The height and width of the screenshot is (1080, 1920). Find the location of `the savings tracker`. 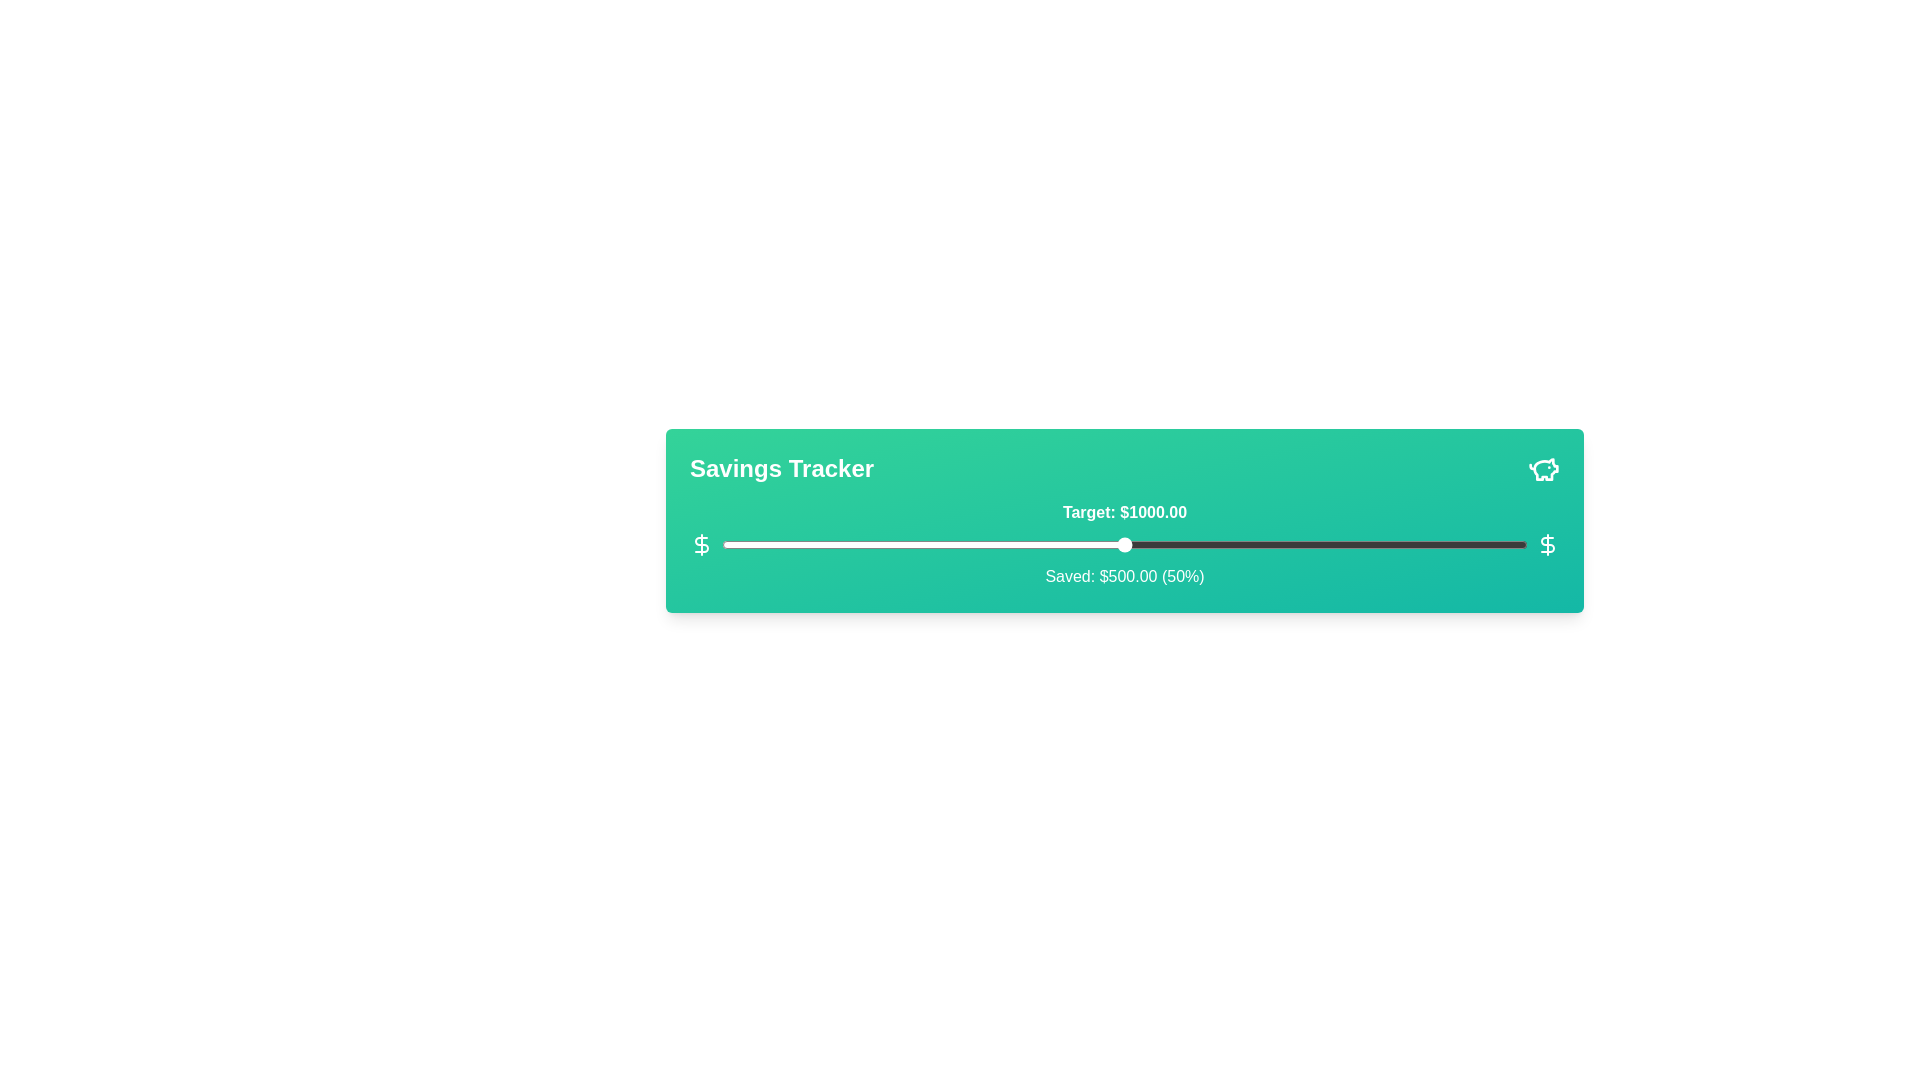

the savings tracker is located at coordinates (761, 544).